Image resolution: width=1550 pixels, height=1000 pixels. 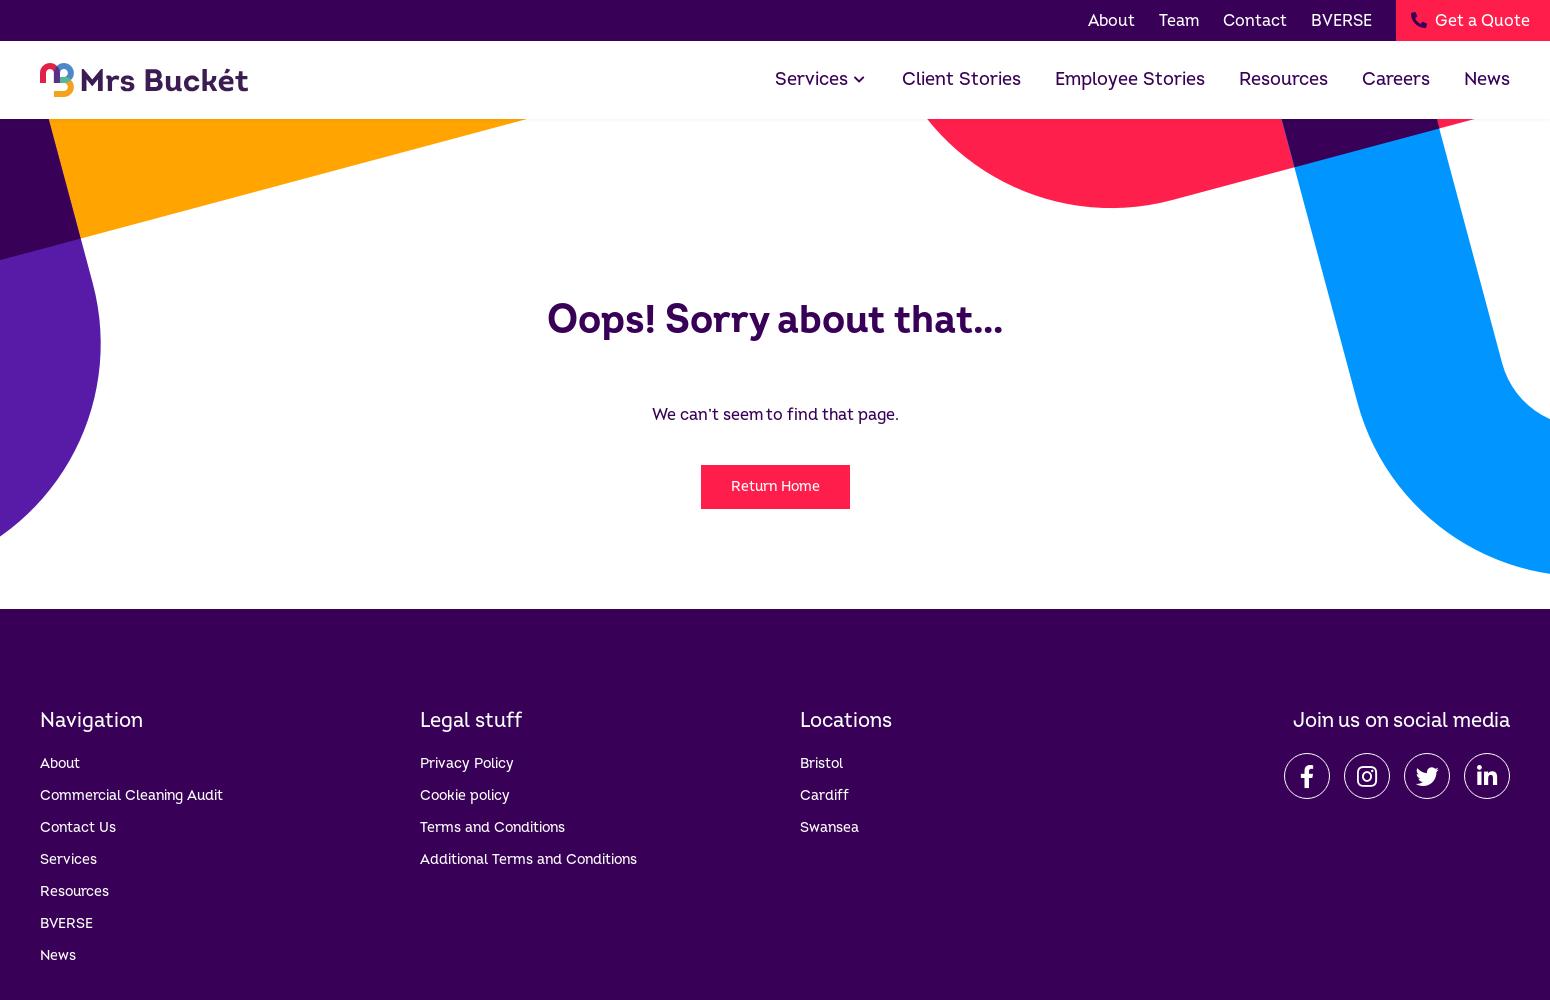 I want to click on 'Cookie policy', so click(x=465, y=795).